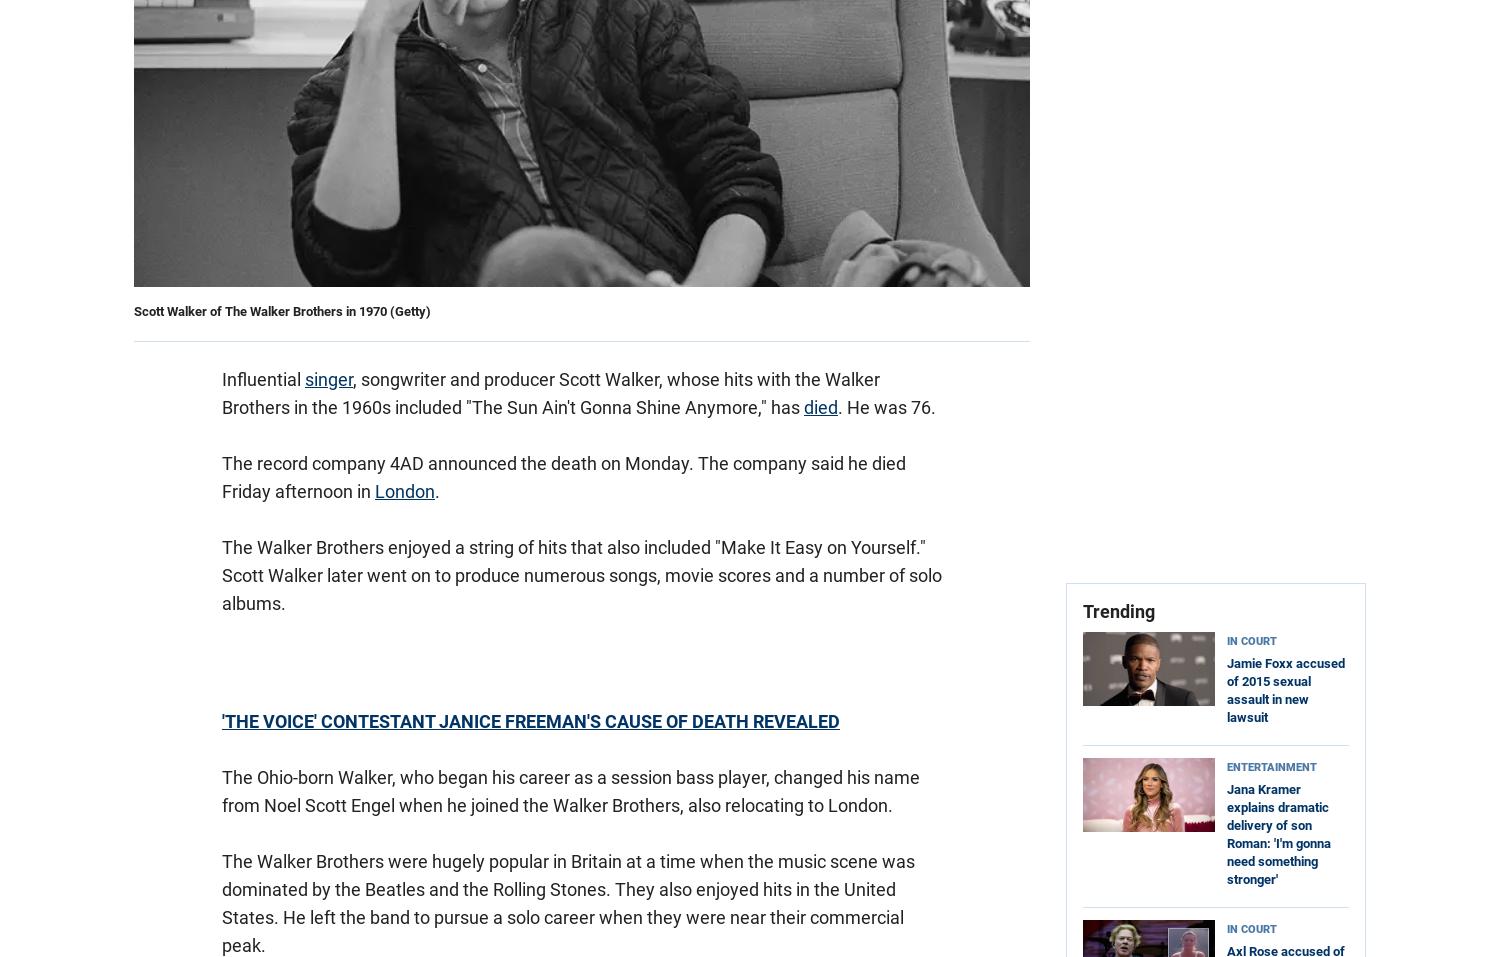 The image size is (1500, 957). I want to click on '(Getty)', so click(390, 311).